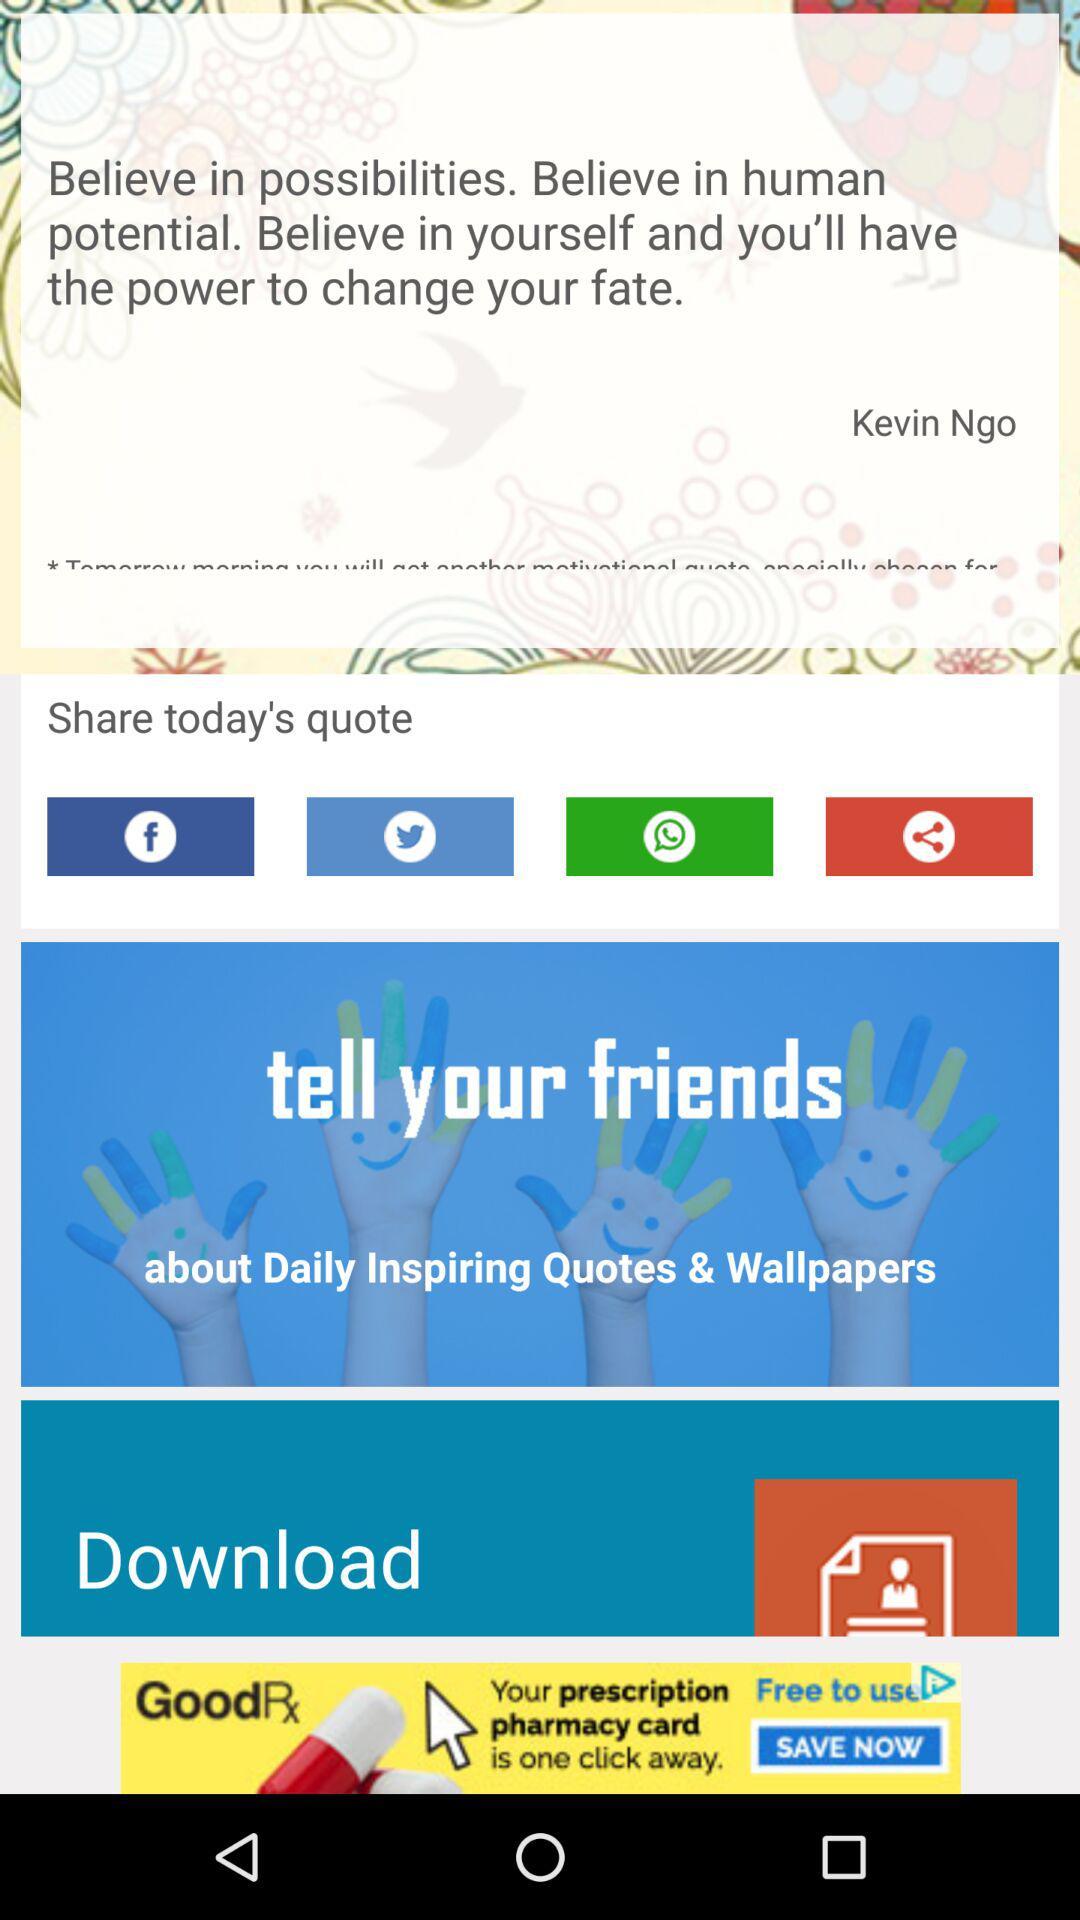  I want to click on more share options, so click(929, 836).